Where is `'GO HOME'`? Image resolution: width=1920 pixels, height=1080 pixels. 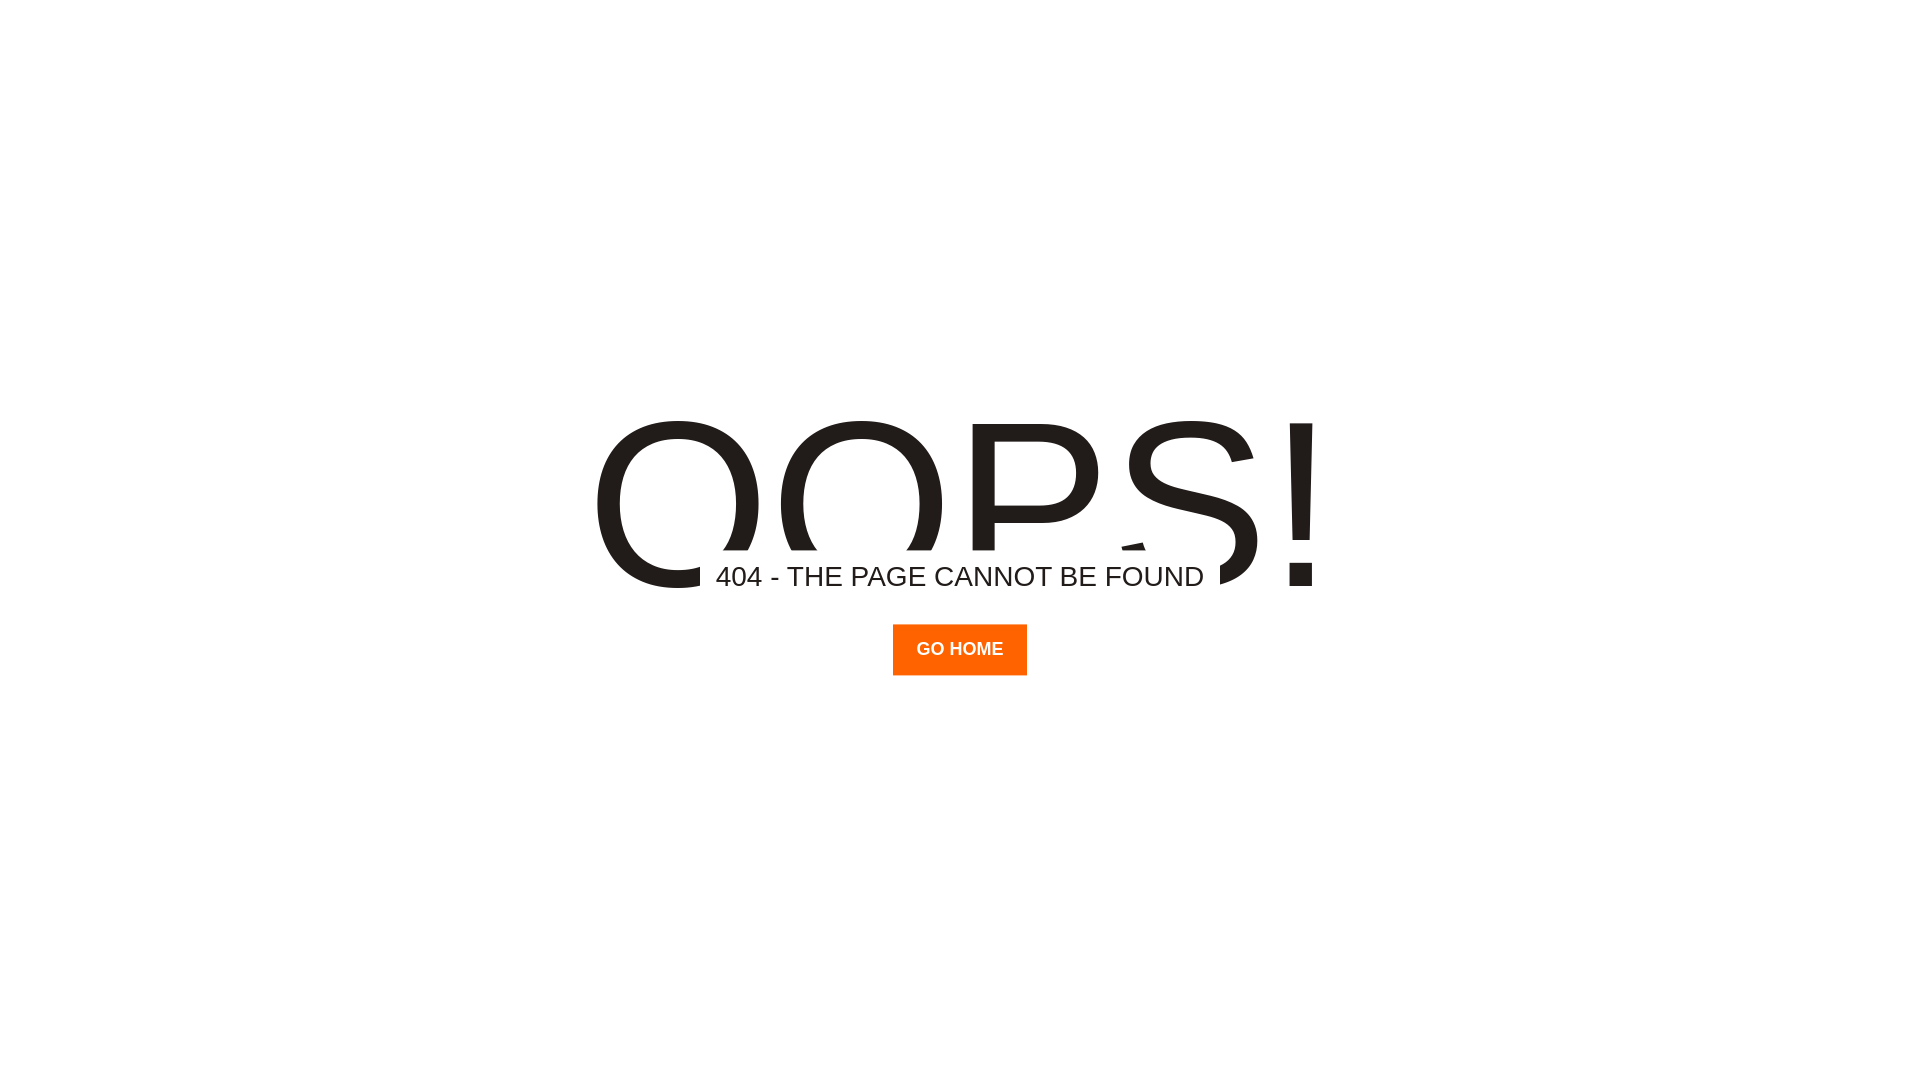
'GO HOME' is located at coordinates (958, 649).